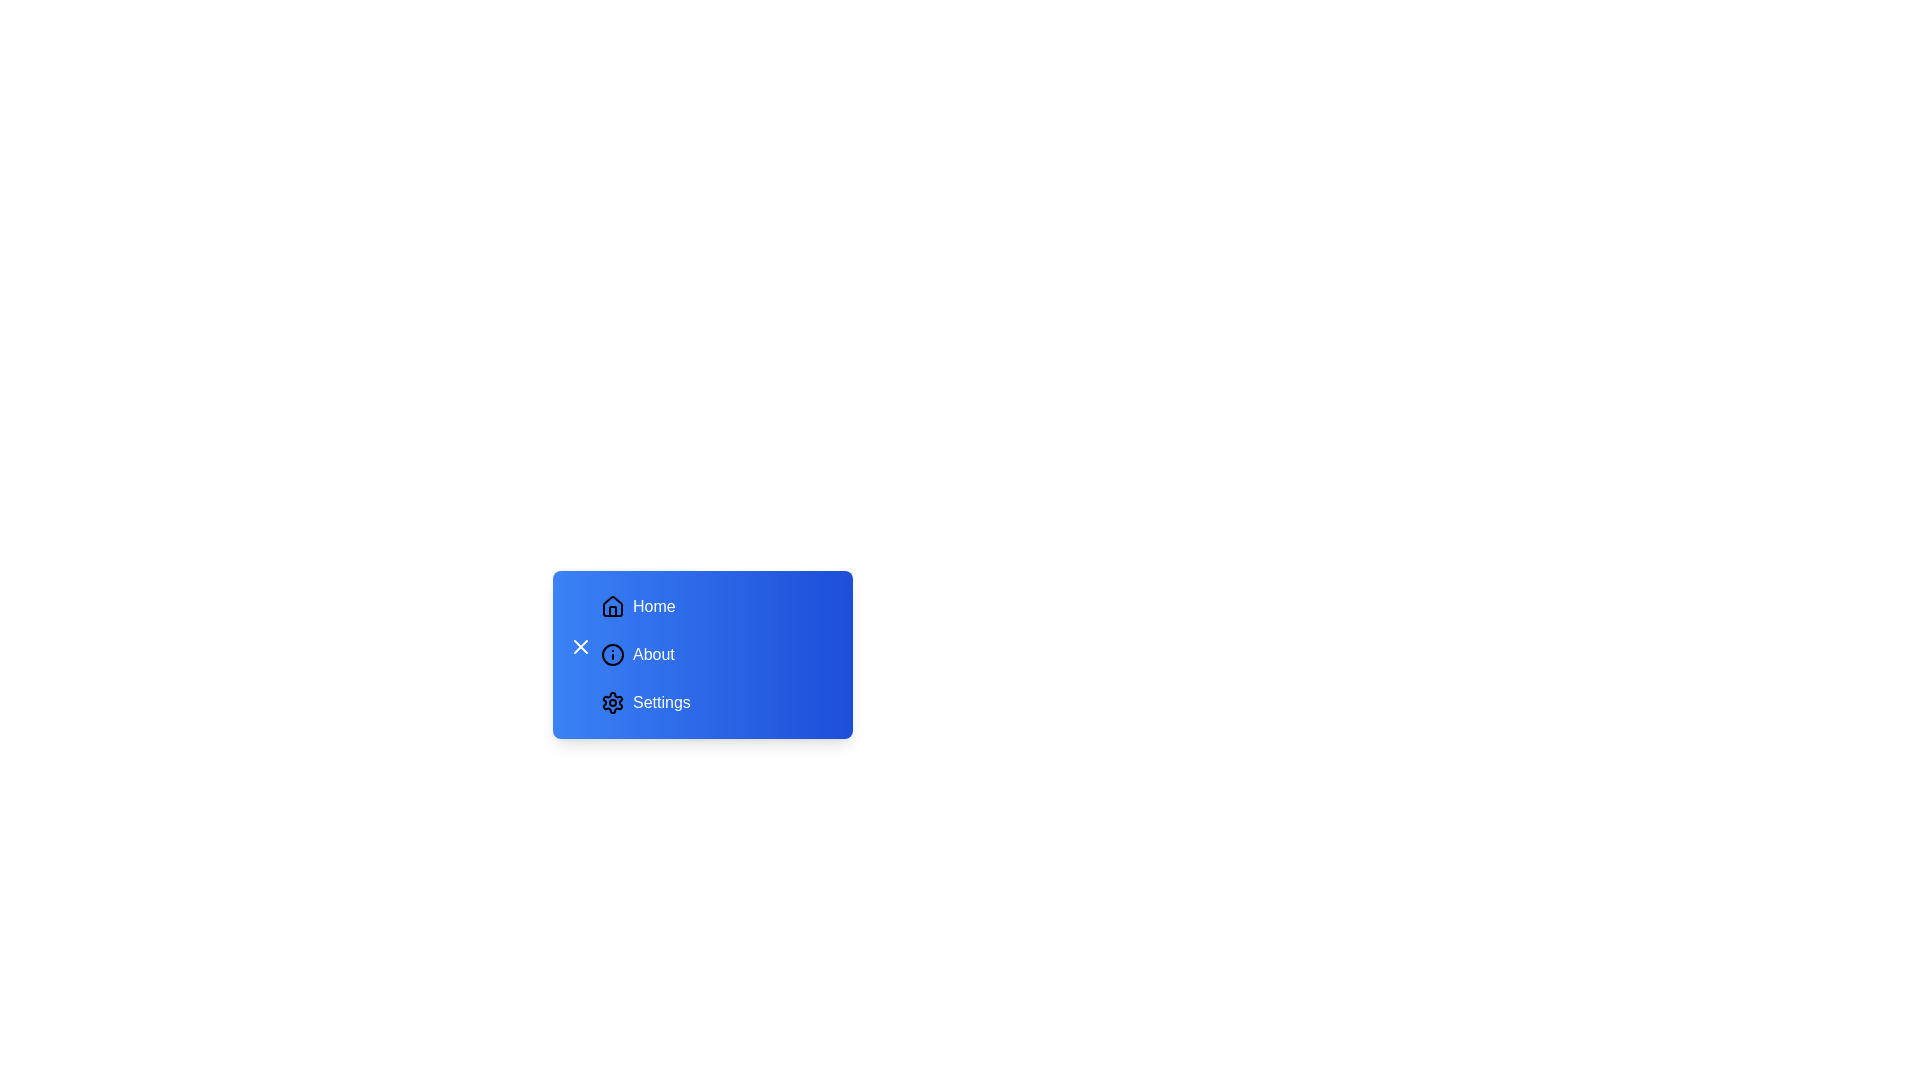 The width and height of the screenshot is (1920, 1080). I want to click on the menu item Settings to trigger its hover effect, so click(715, 701).